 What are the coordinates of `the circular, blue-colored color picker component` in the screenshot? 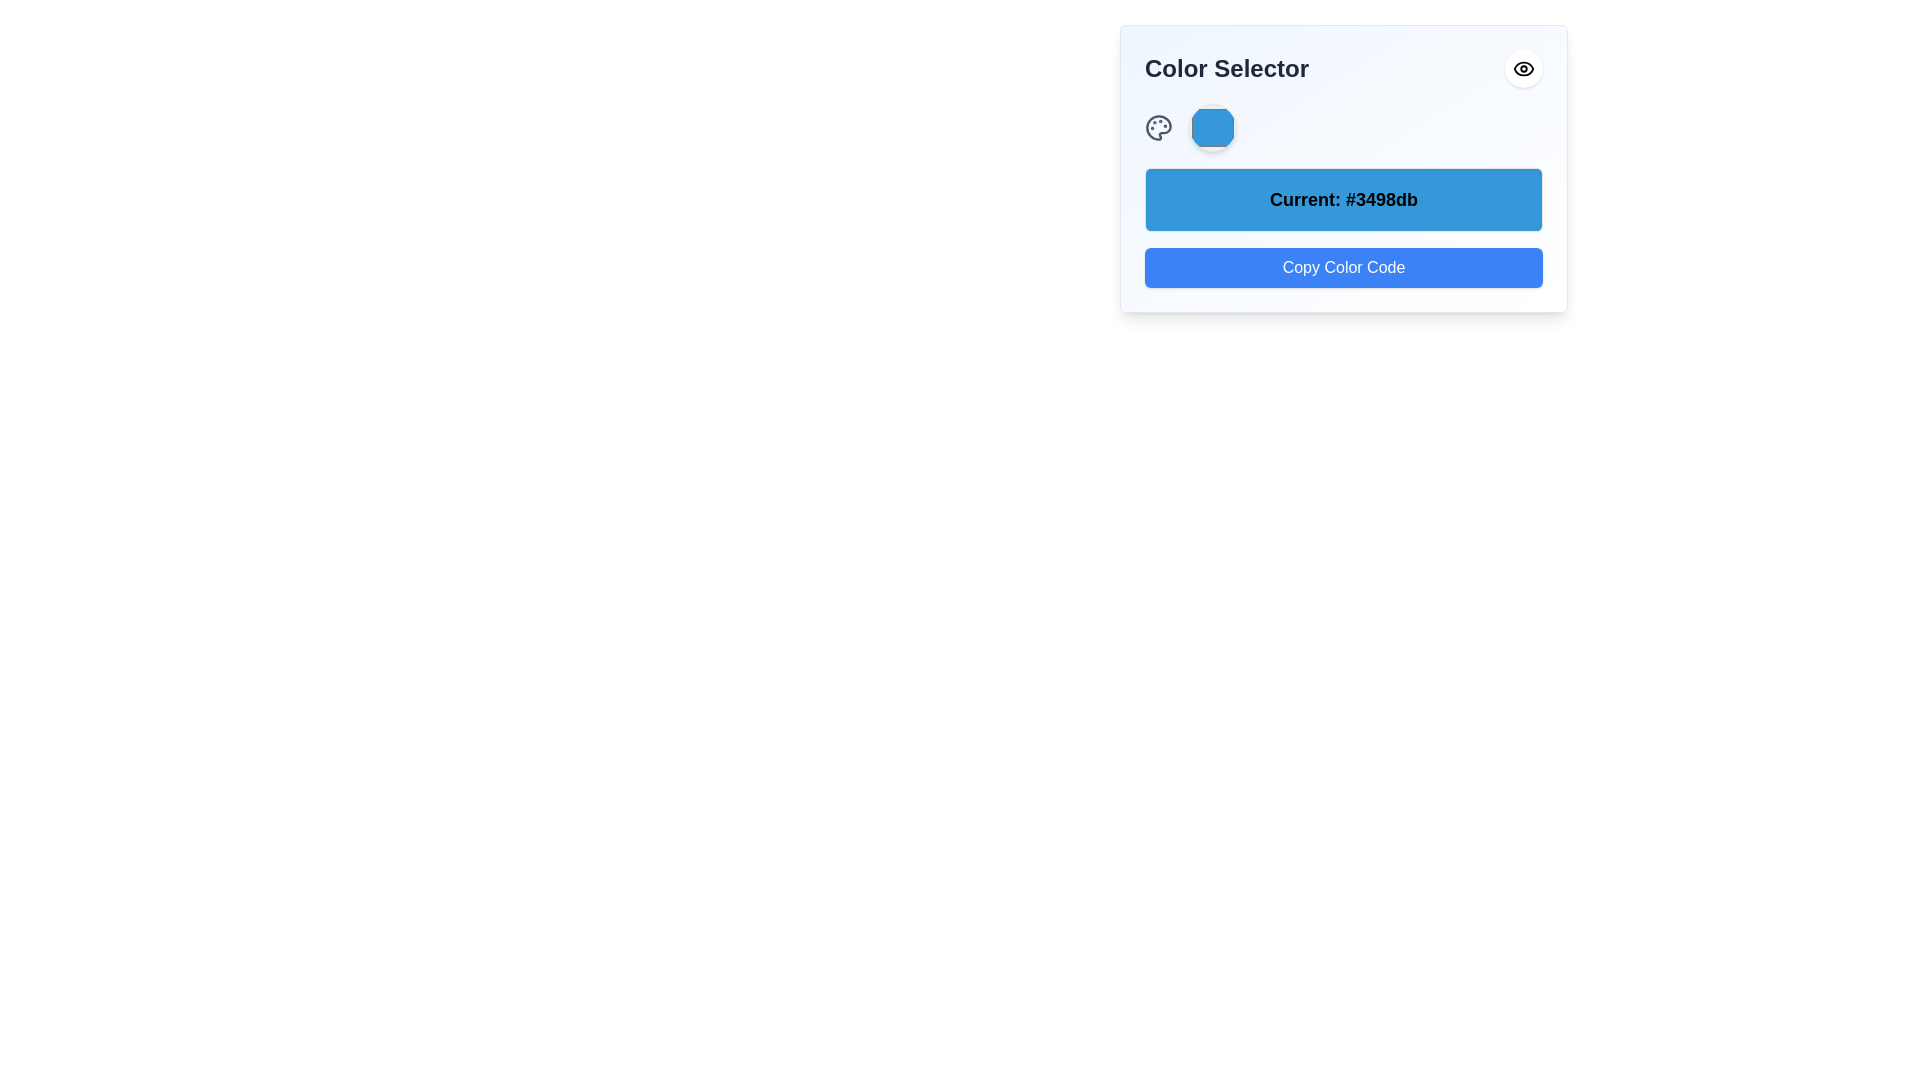 It's located at (1212, 127).